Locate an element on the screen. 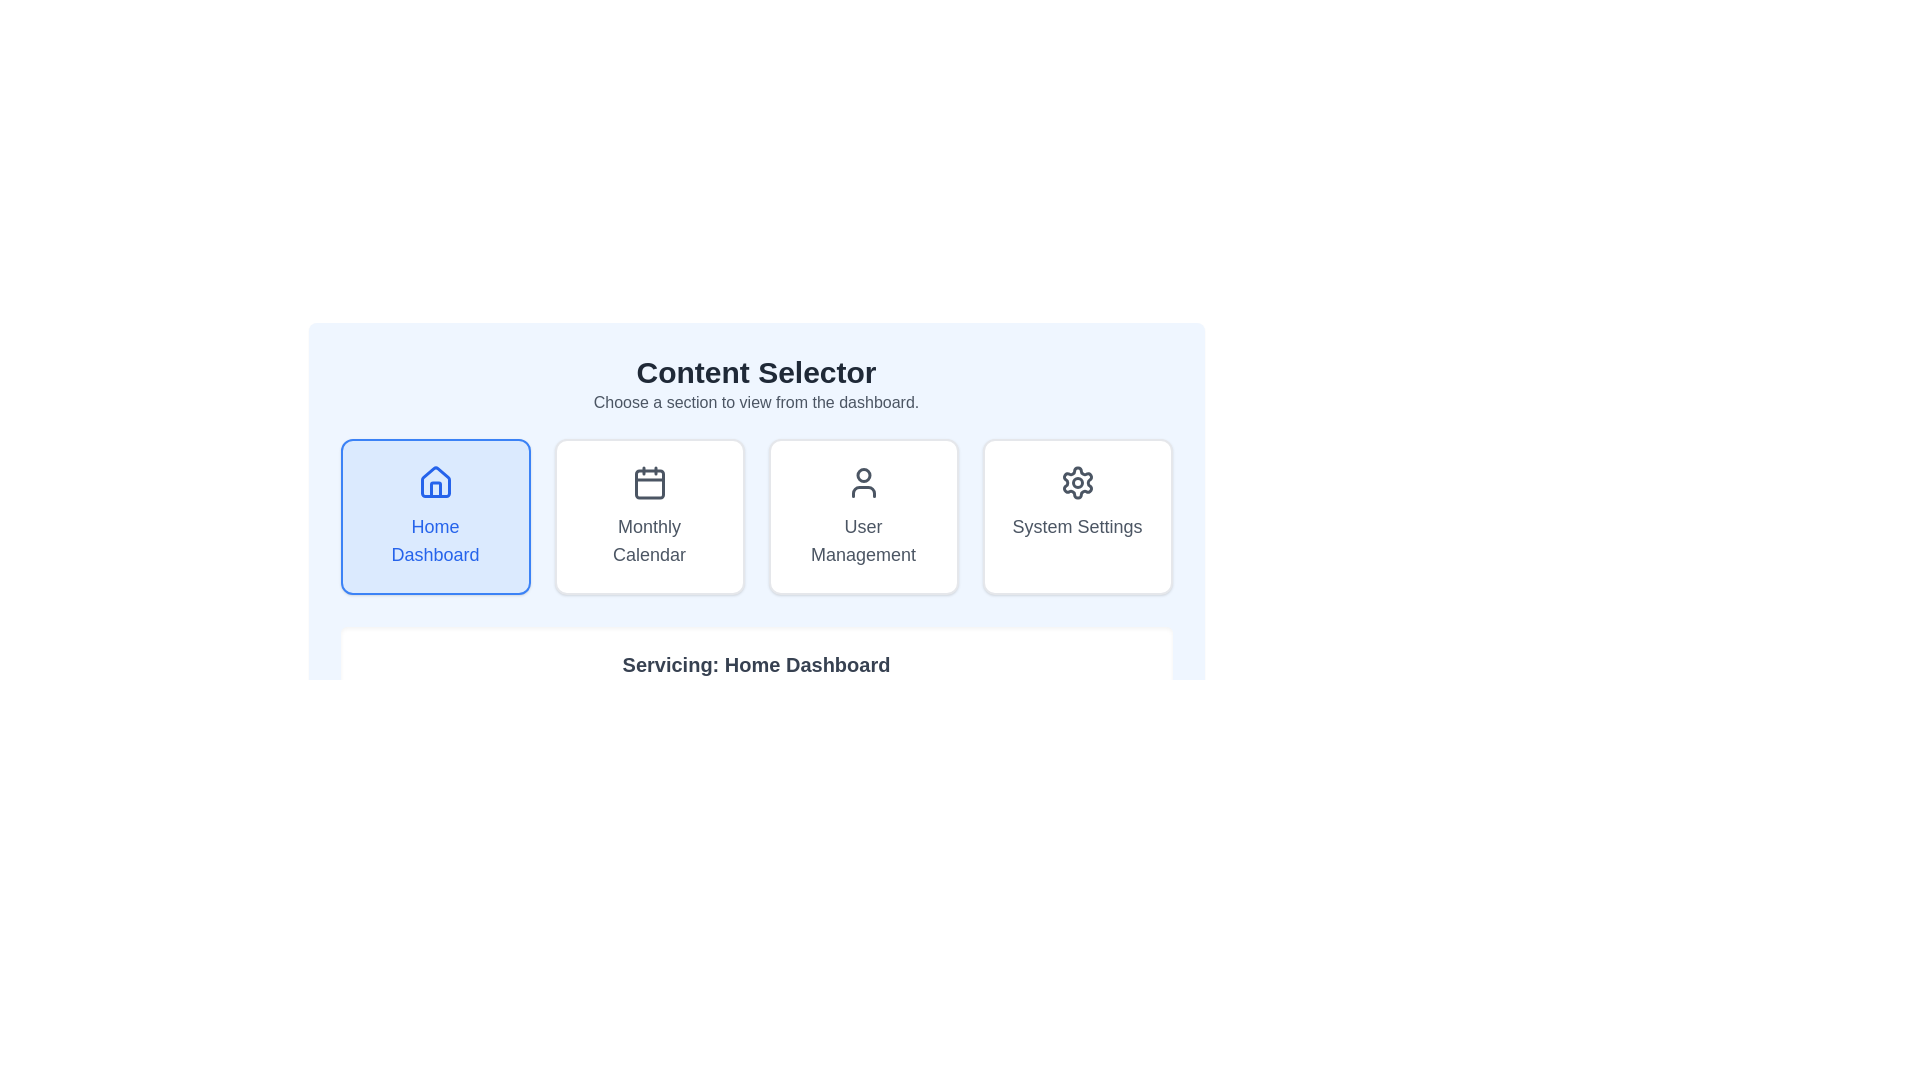  text label 'User Management' which is centrally located within the third card from the left in a horizontal layout of four cards, featuring a dark gray font on a white background is located at coordinates (863, 540).